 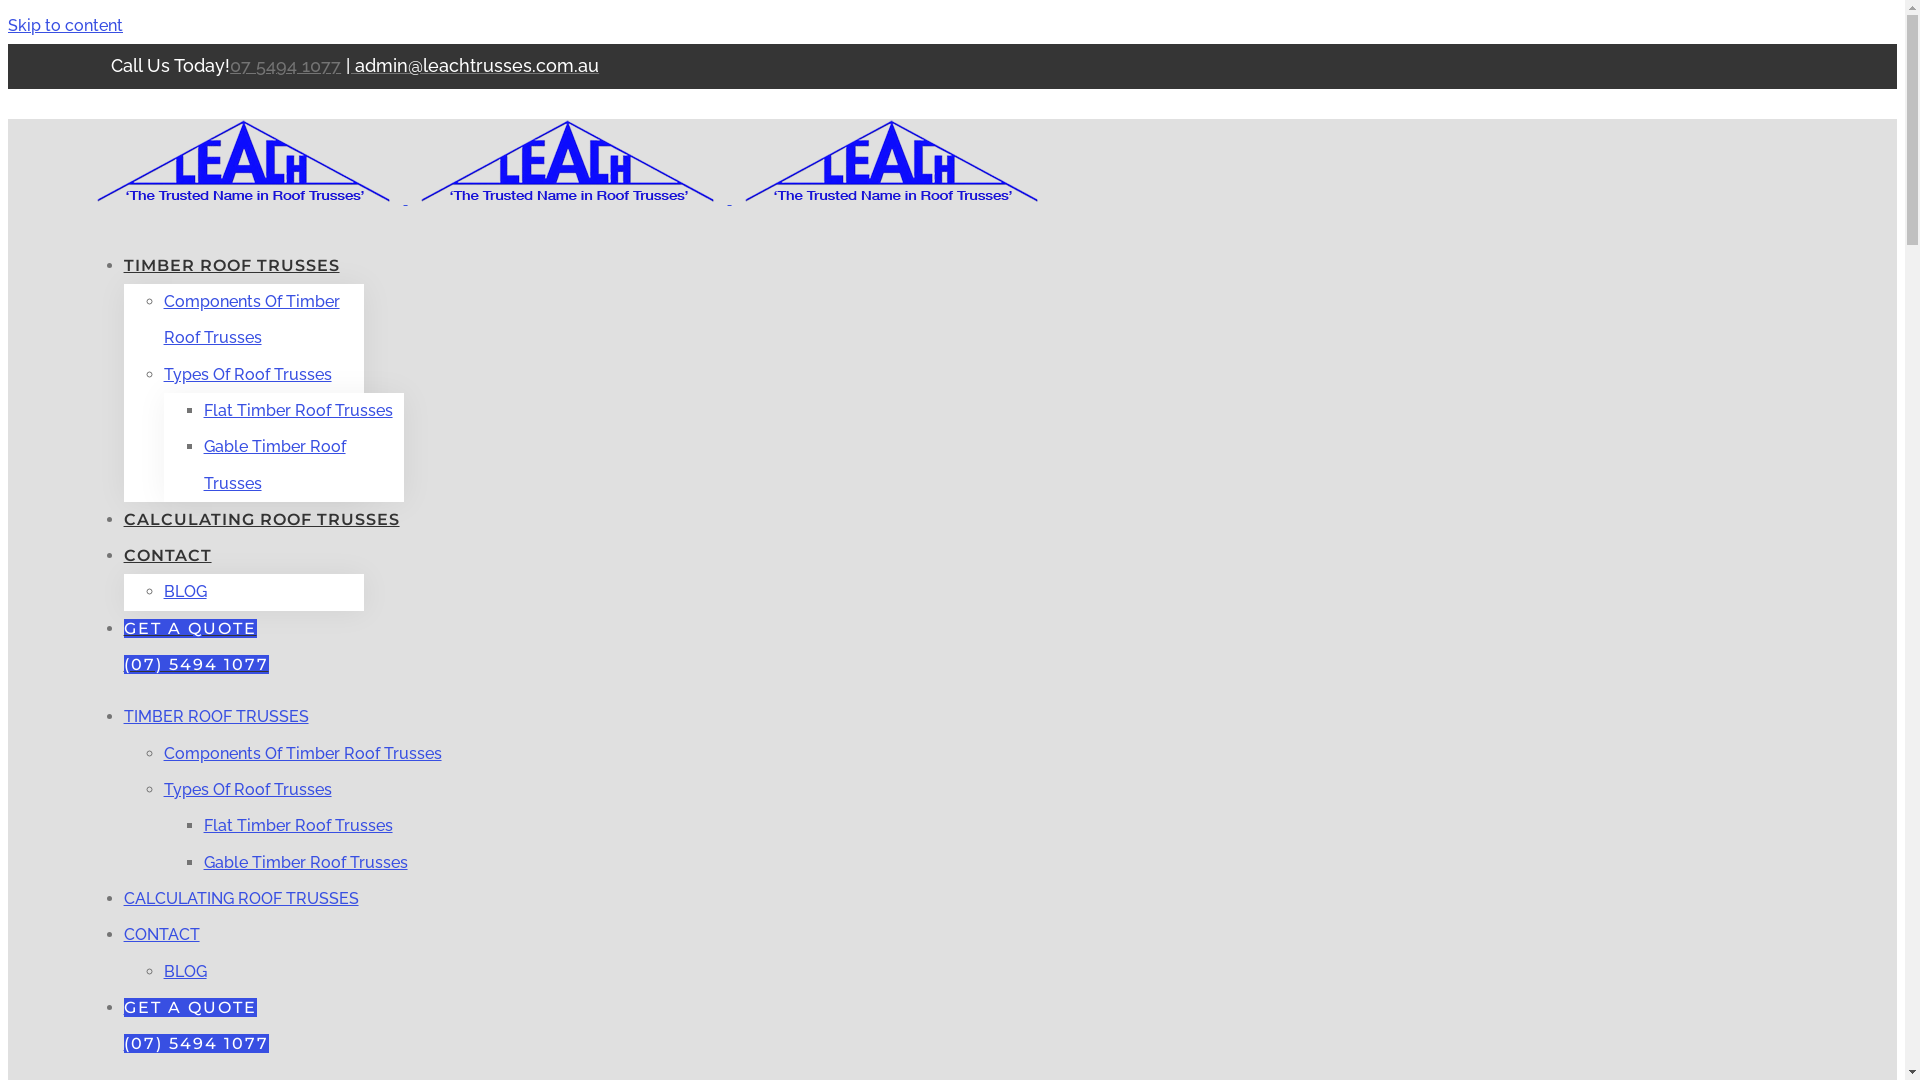 I want to click on 'Gable Timber Roof Trusses', so click(x=305, y=861).